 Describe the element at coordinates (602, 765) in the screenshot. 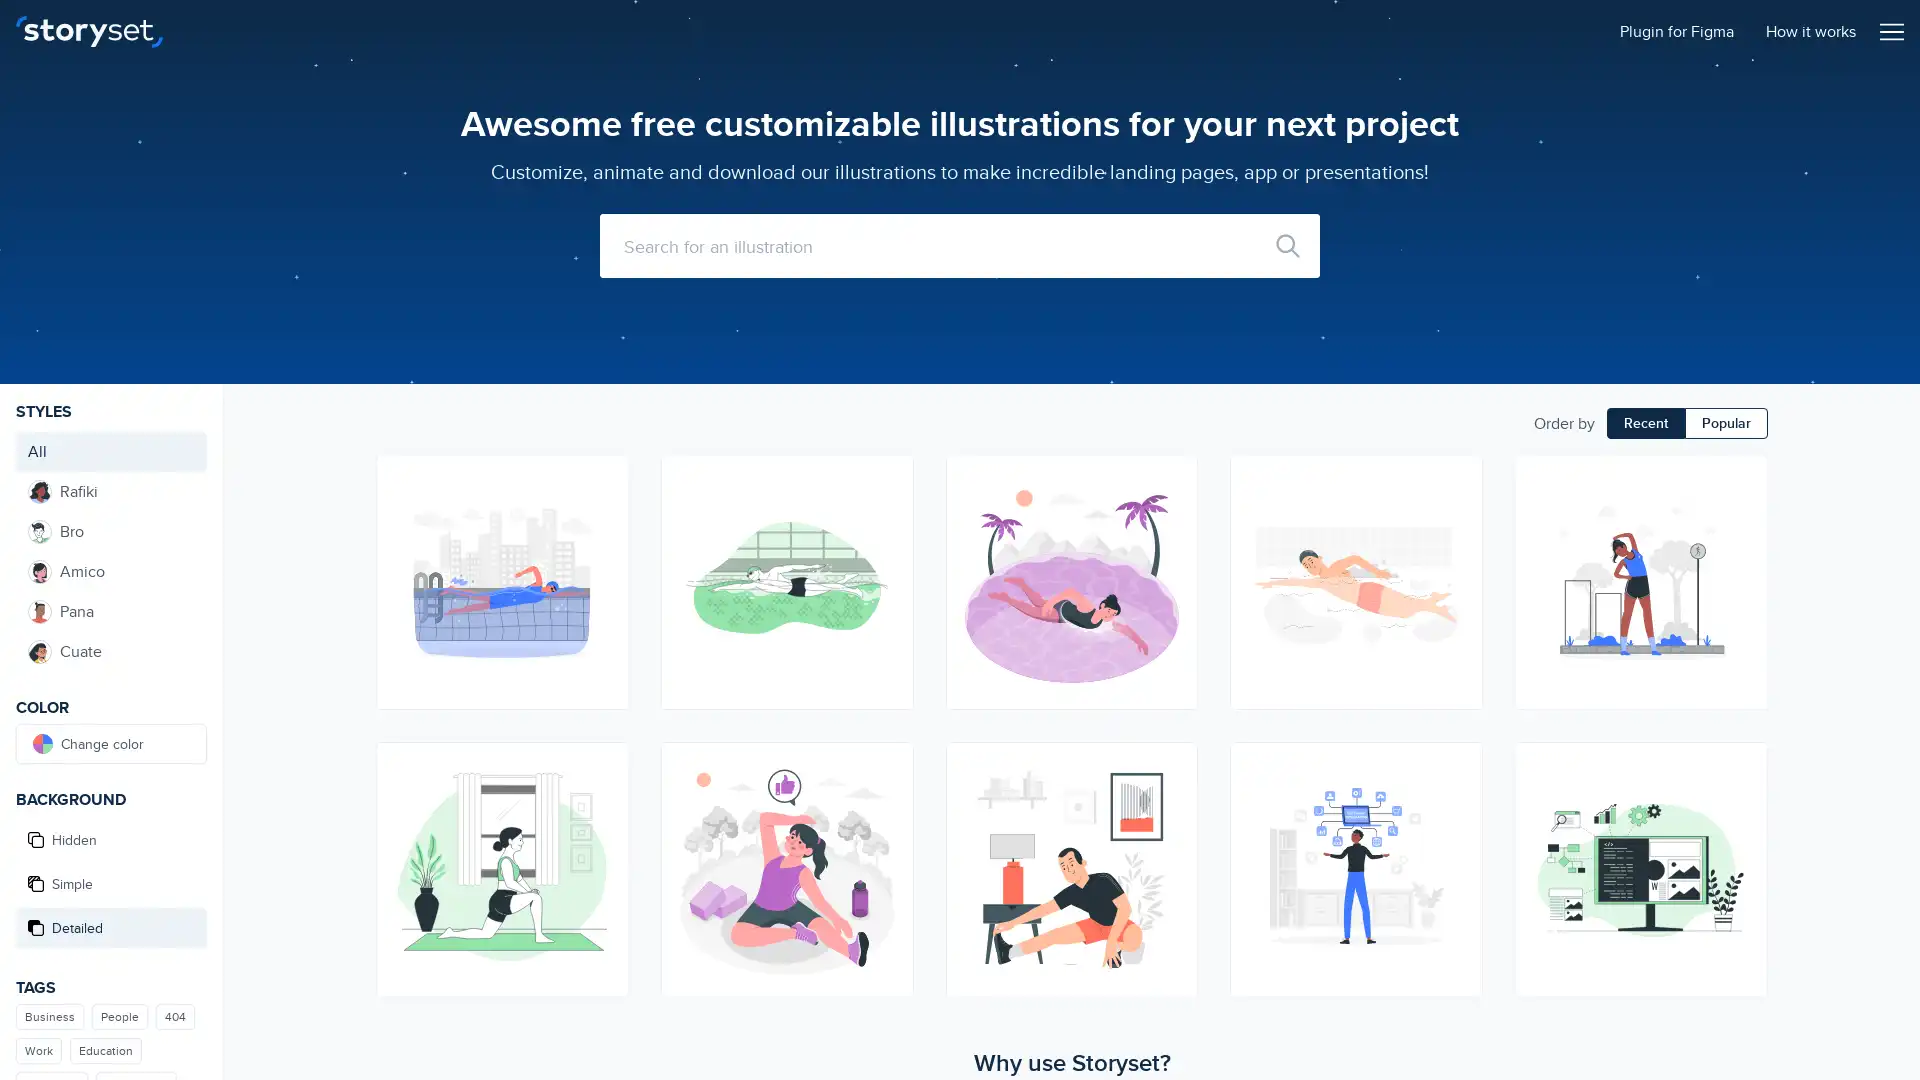

I see `wand icon Animate` at that location.